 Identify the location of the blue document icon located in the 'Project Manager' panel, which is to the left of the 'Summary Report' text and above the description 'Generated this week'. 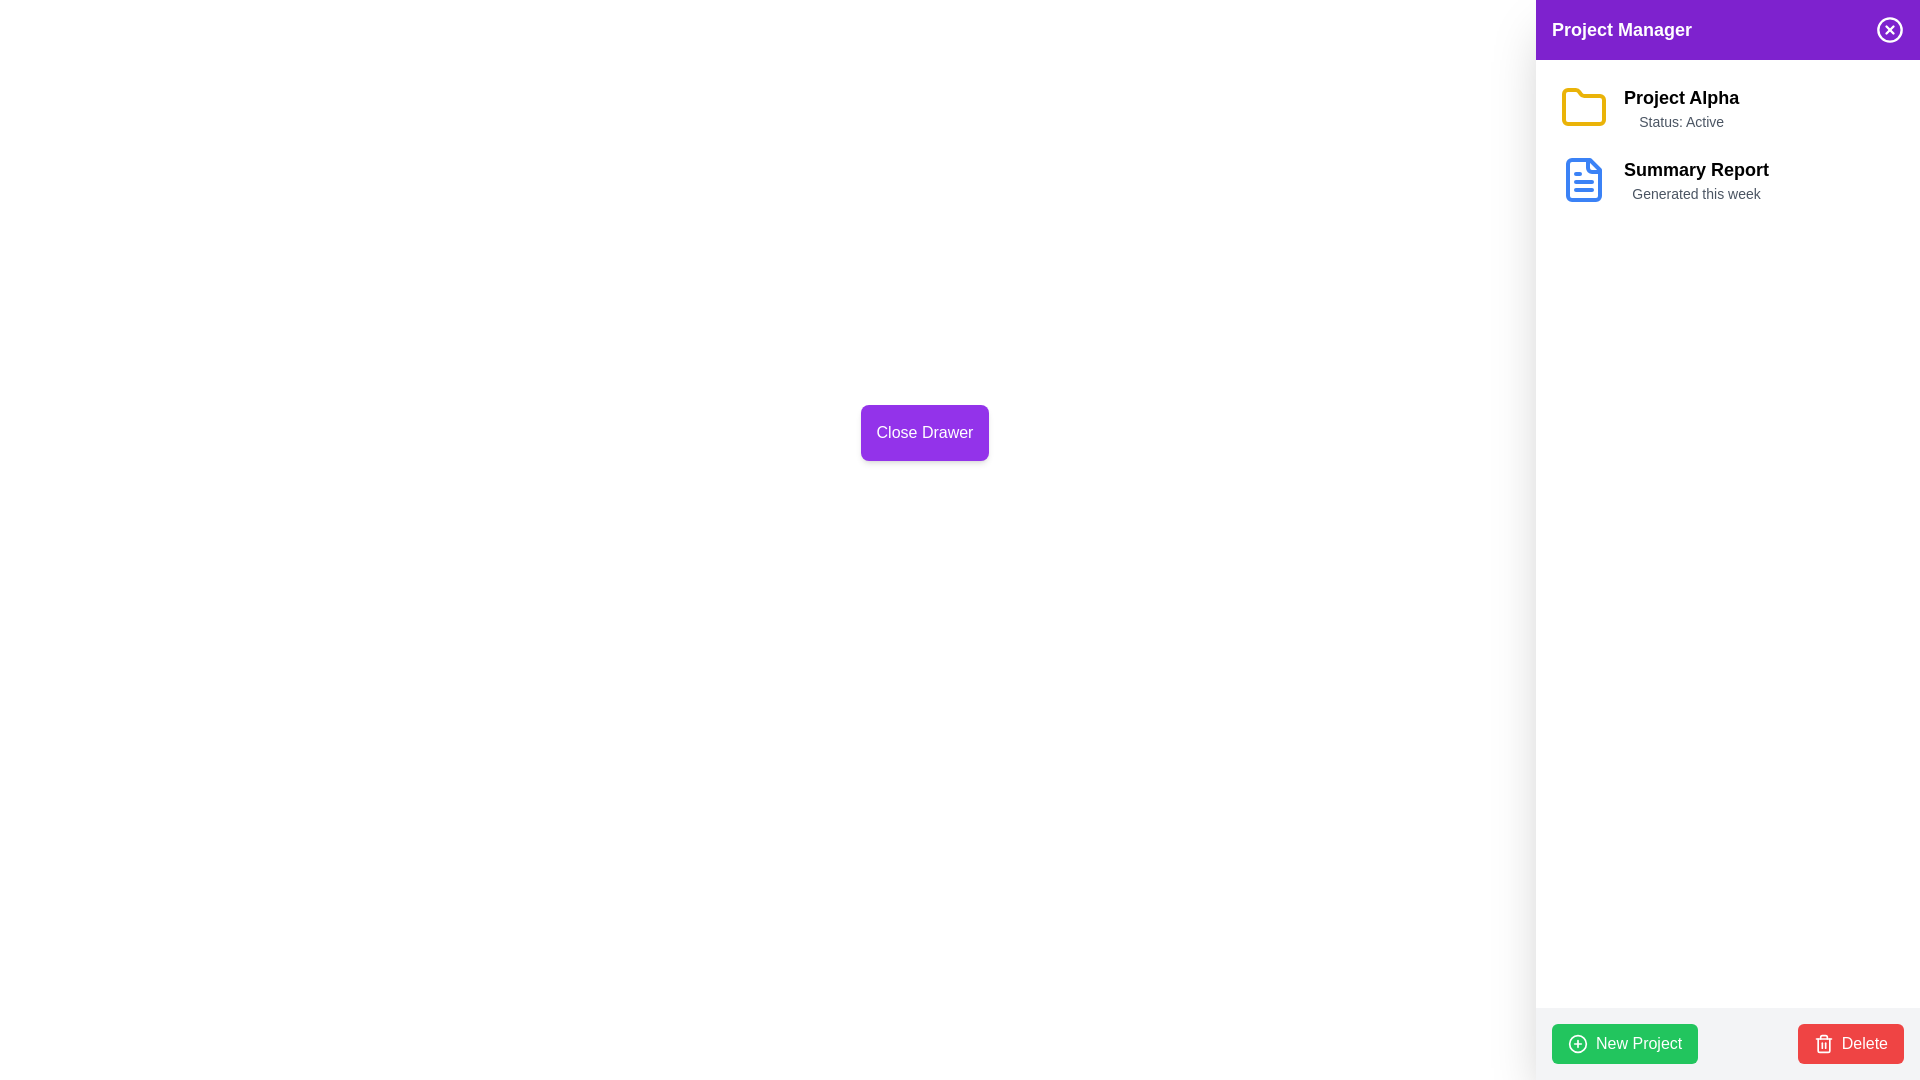
(1583, 180).